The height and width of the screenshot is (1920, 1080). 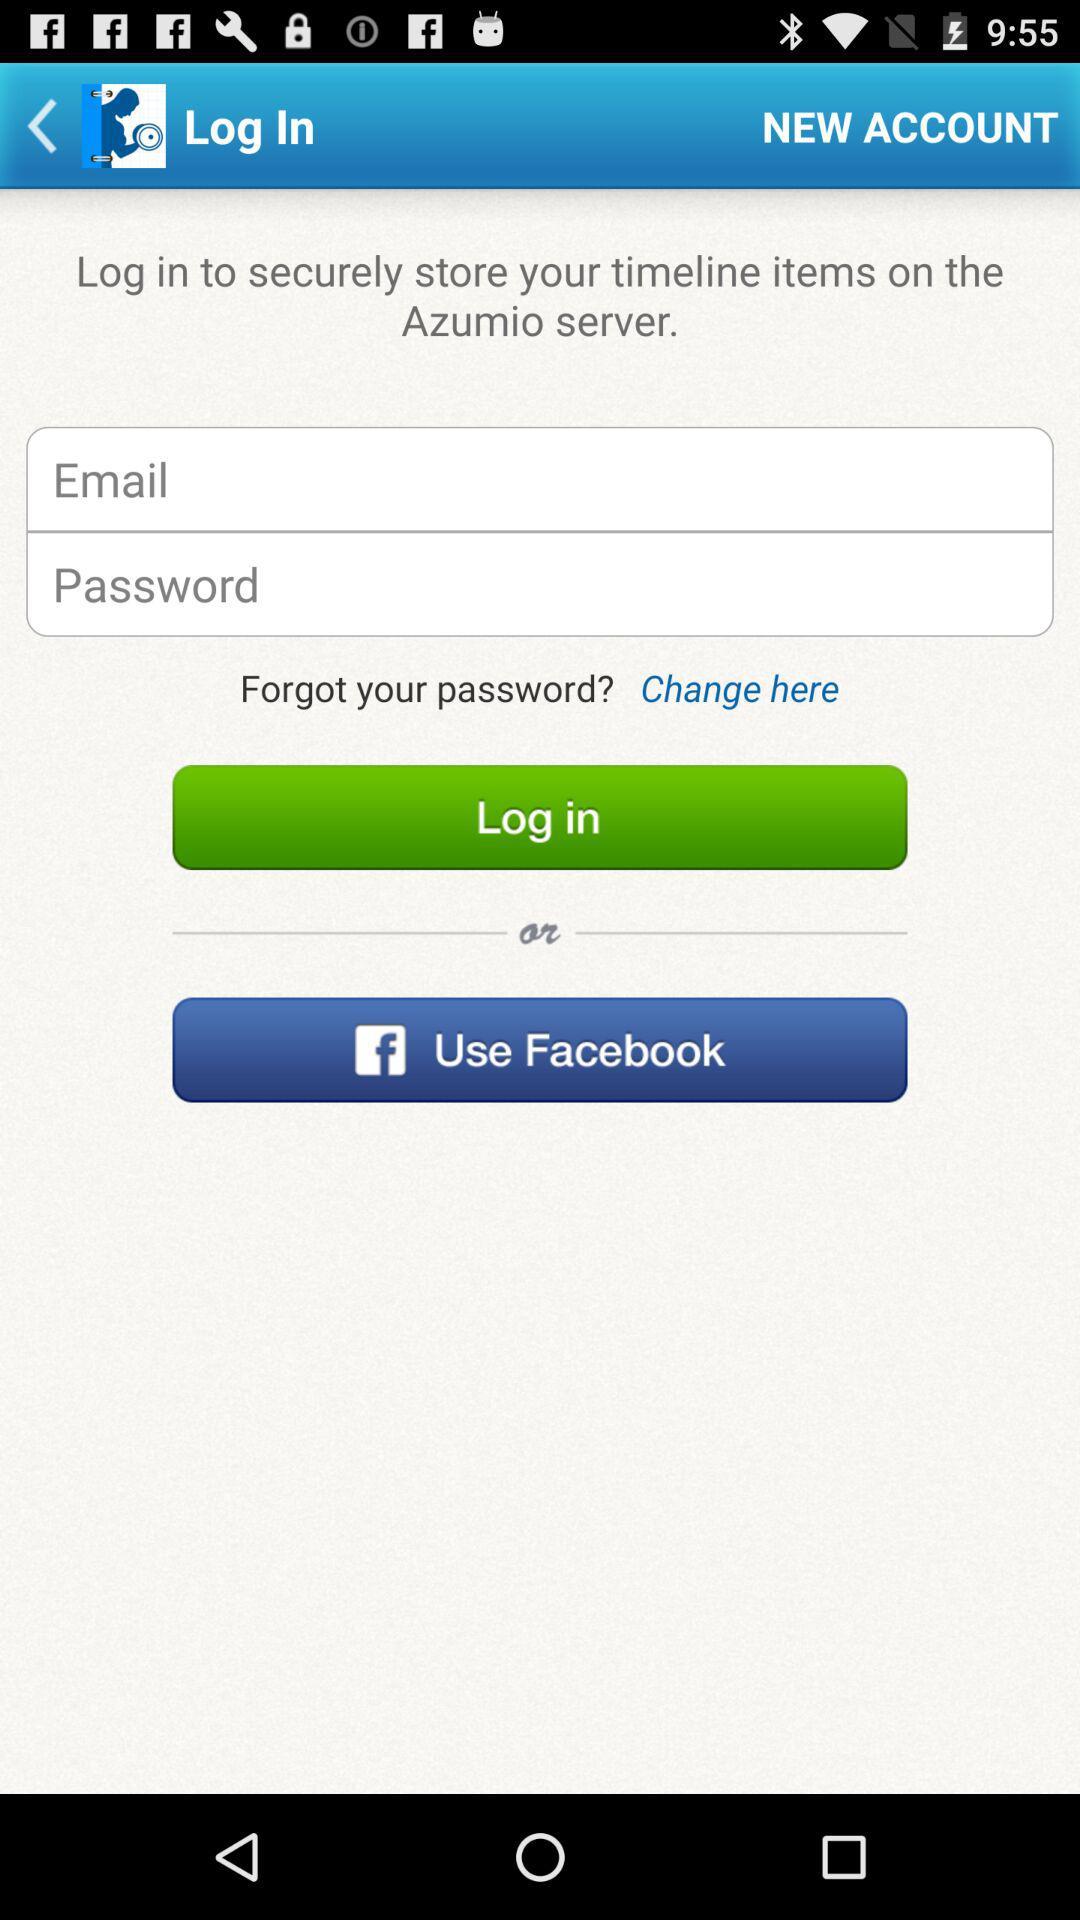 I want to click on the item above log in to icon, so click(x=910, y=124).